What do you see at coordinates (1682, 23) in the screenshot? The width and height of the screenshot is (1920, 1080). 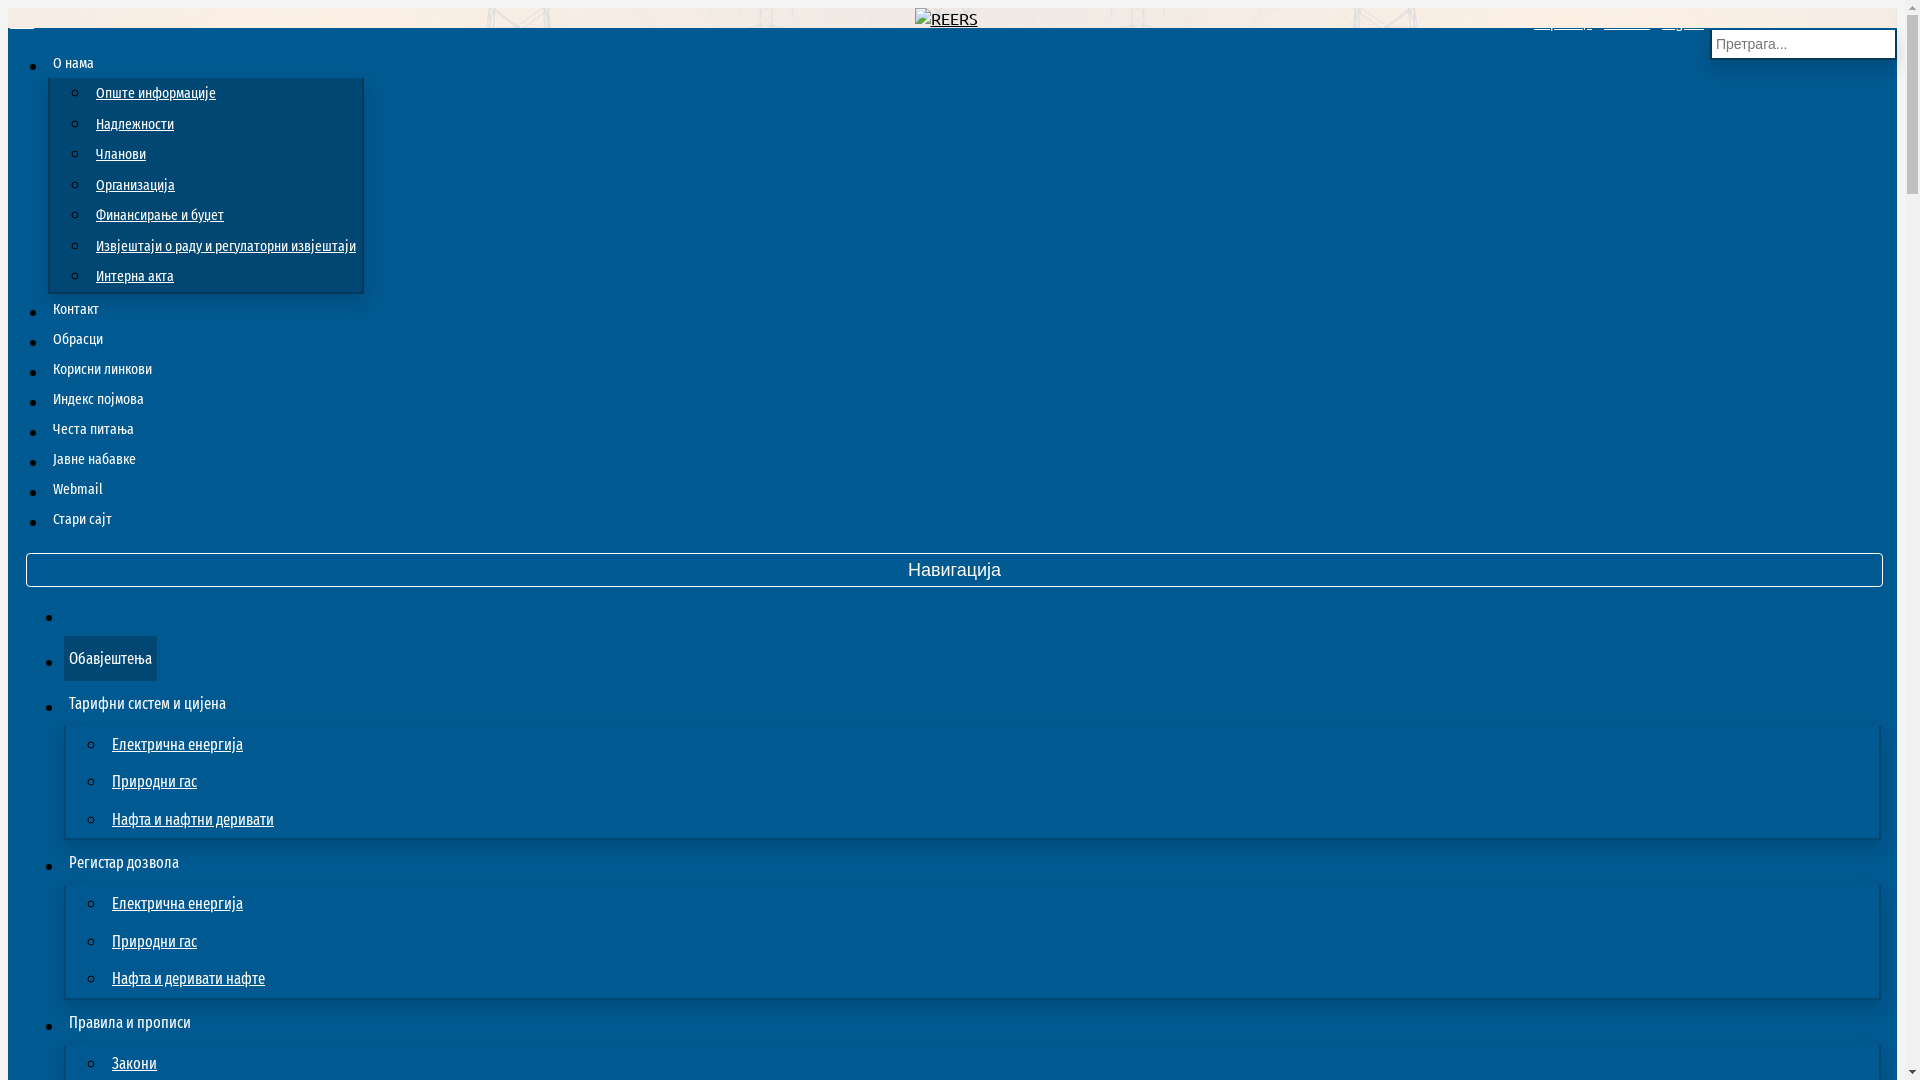 I see `'English'` at bounding box center [1682, 23].